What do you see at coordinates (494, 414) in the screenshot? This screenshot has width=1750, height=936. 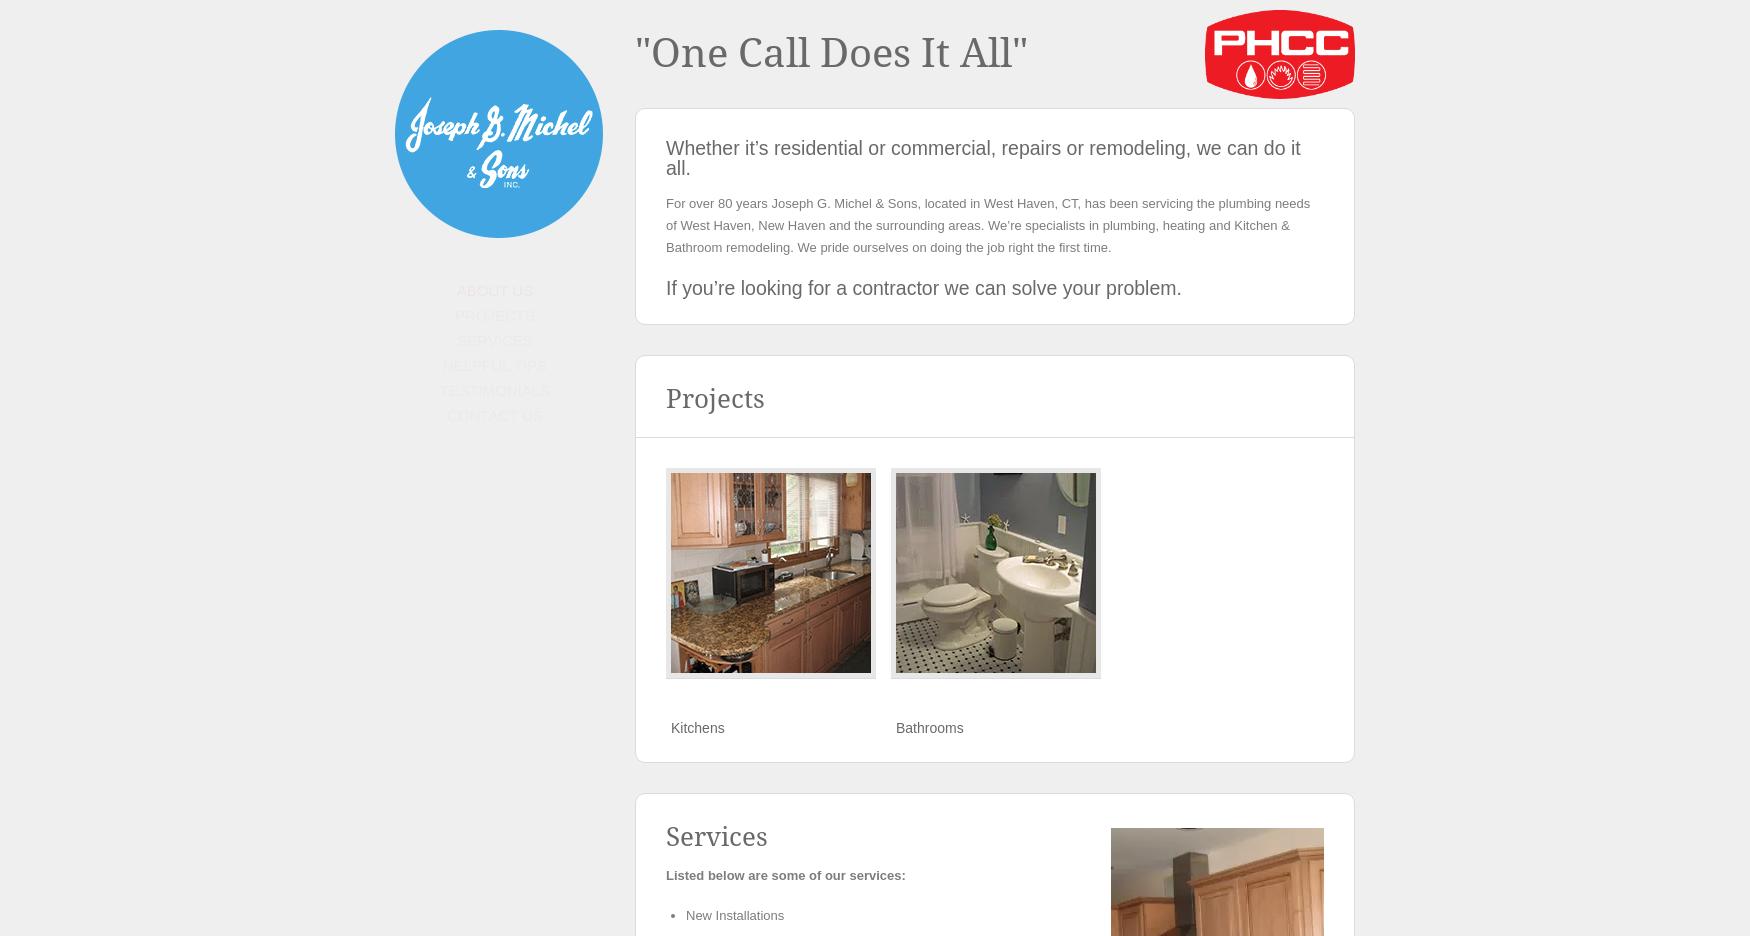 I see `'Contact Us'` at bounding box center [494, 414].